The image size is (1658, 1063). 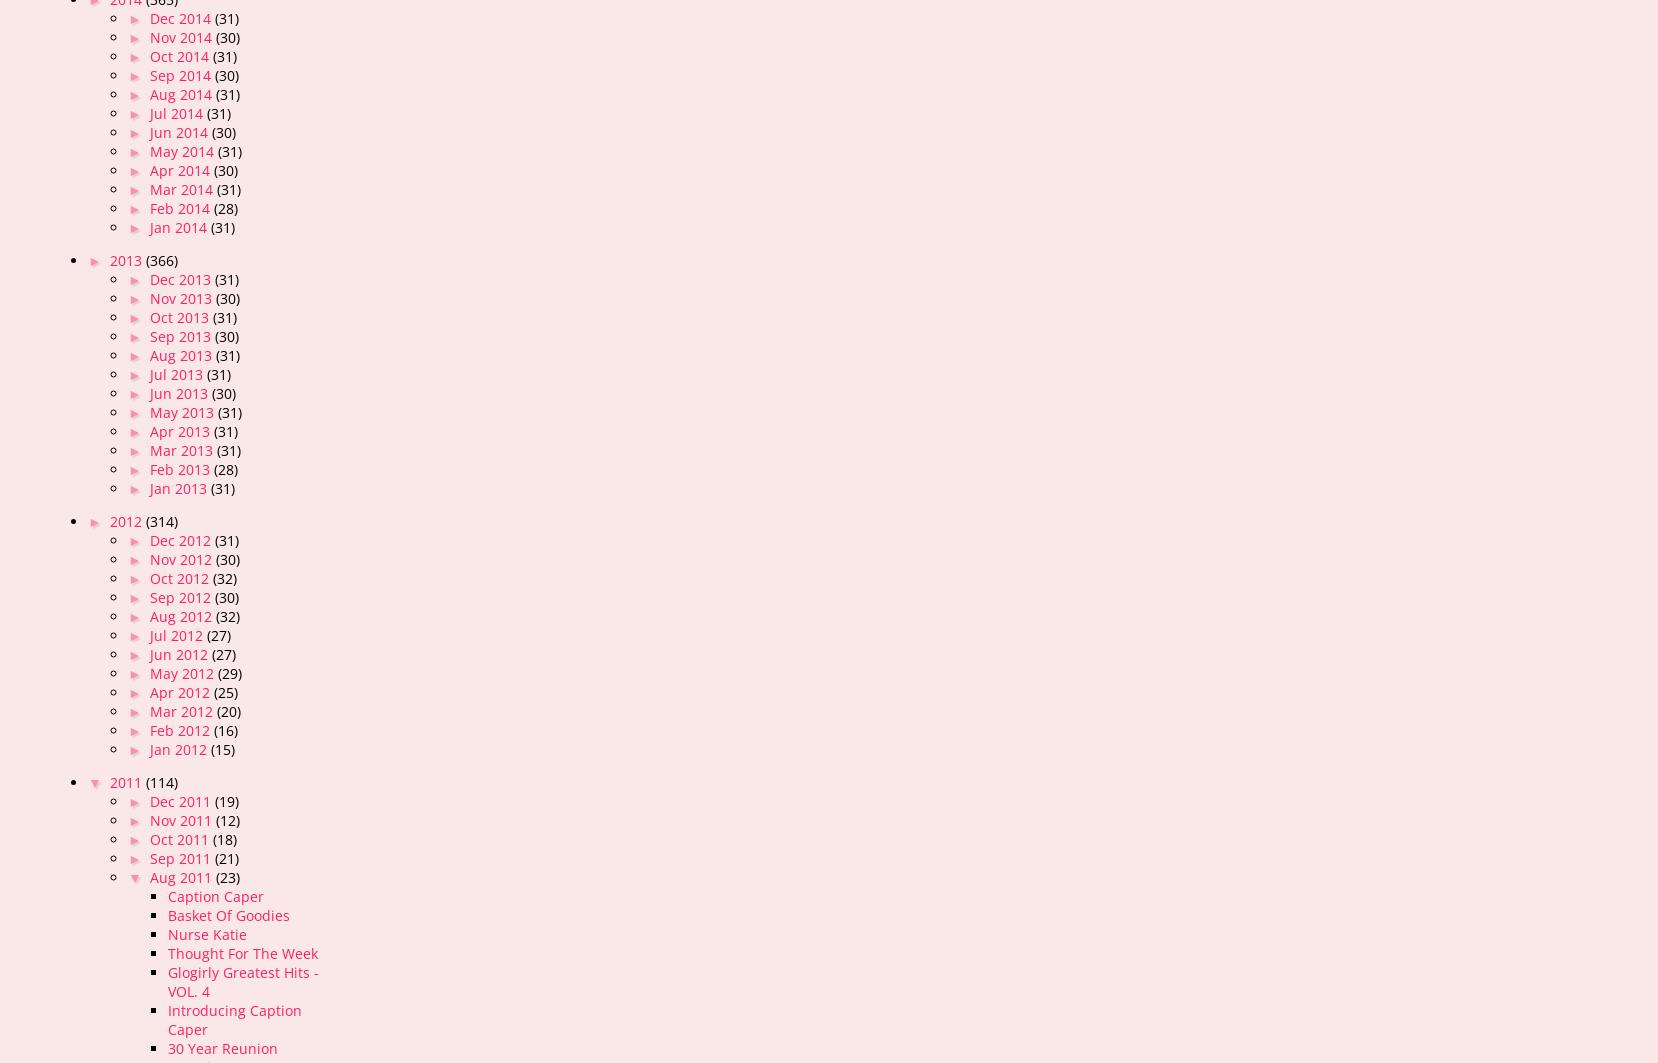 I want to click on '30 Year Reunion', so click(x=223, y=1047).